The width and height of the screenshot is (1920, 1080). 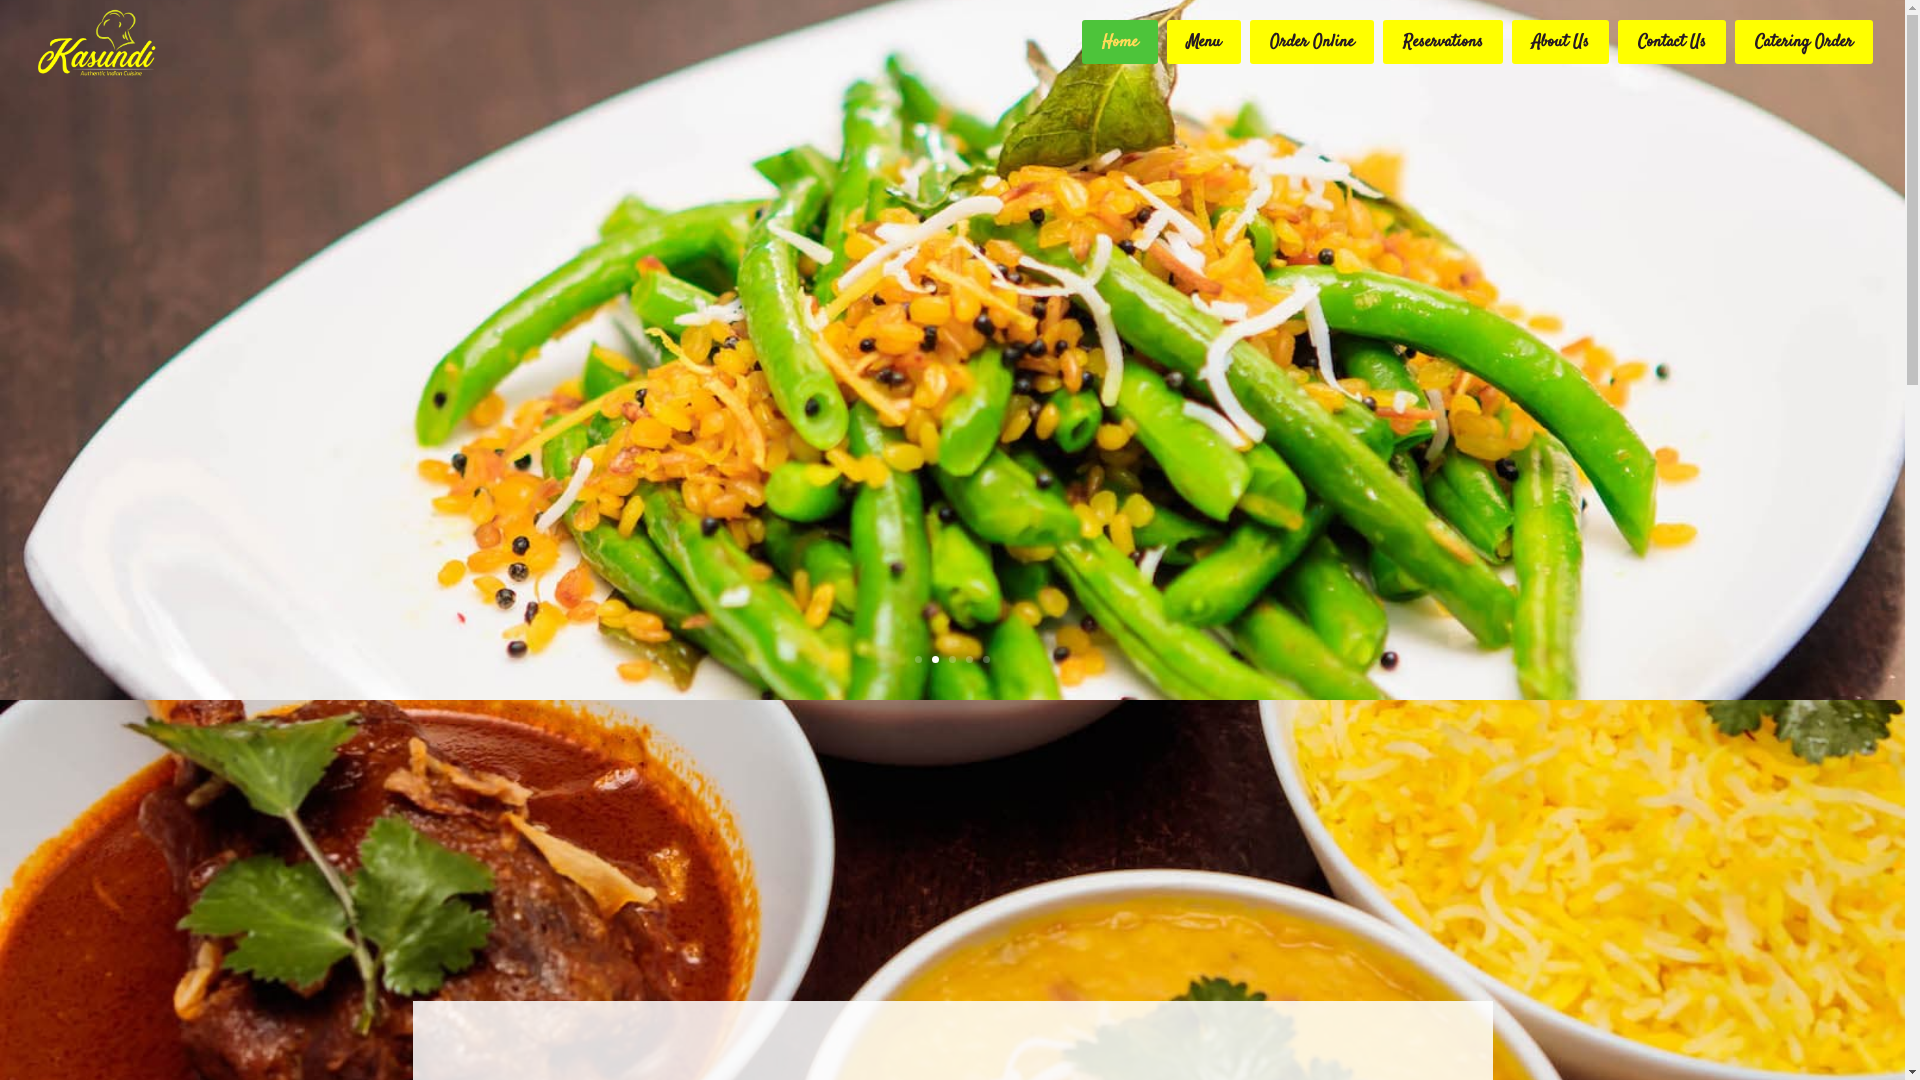 I want to click on 'Contact Us', so click(x=1671, y=42).